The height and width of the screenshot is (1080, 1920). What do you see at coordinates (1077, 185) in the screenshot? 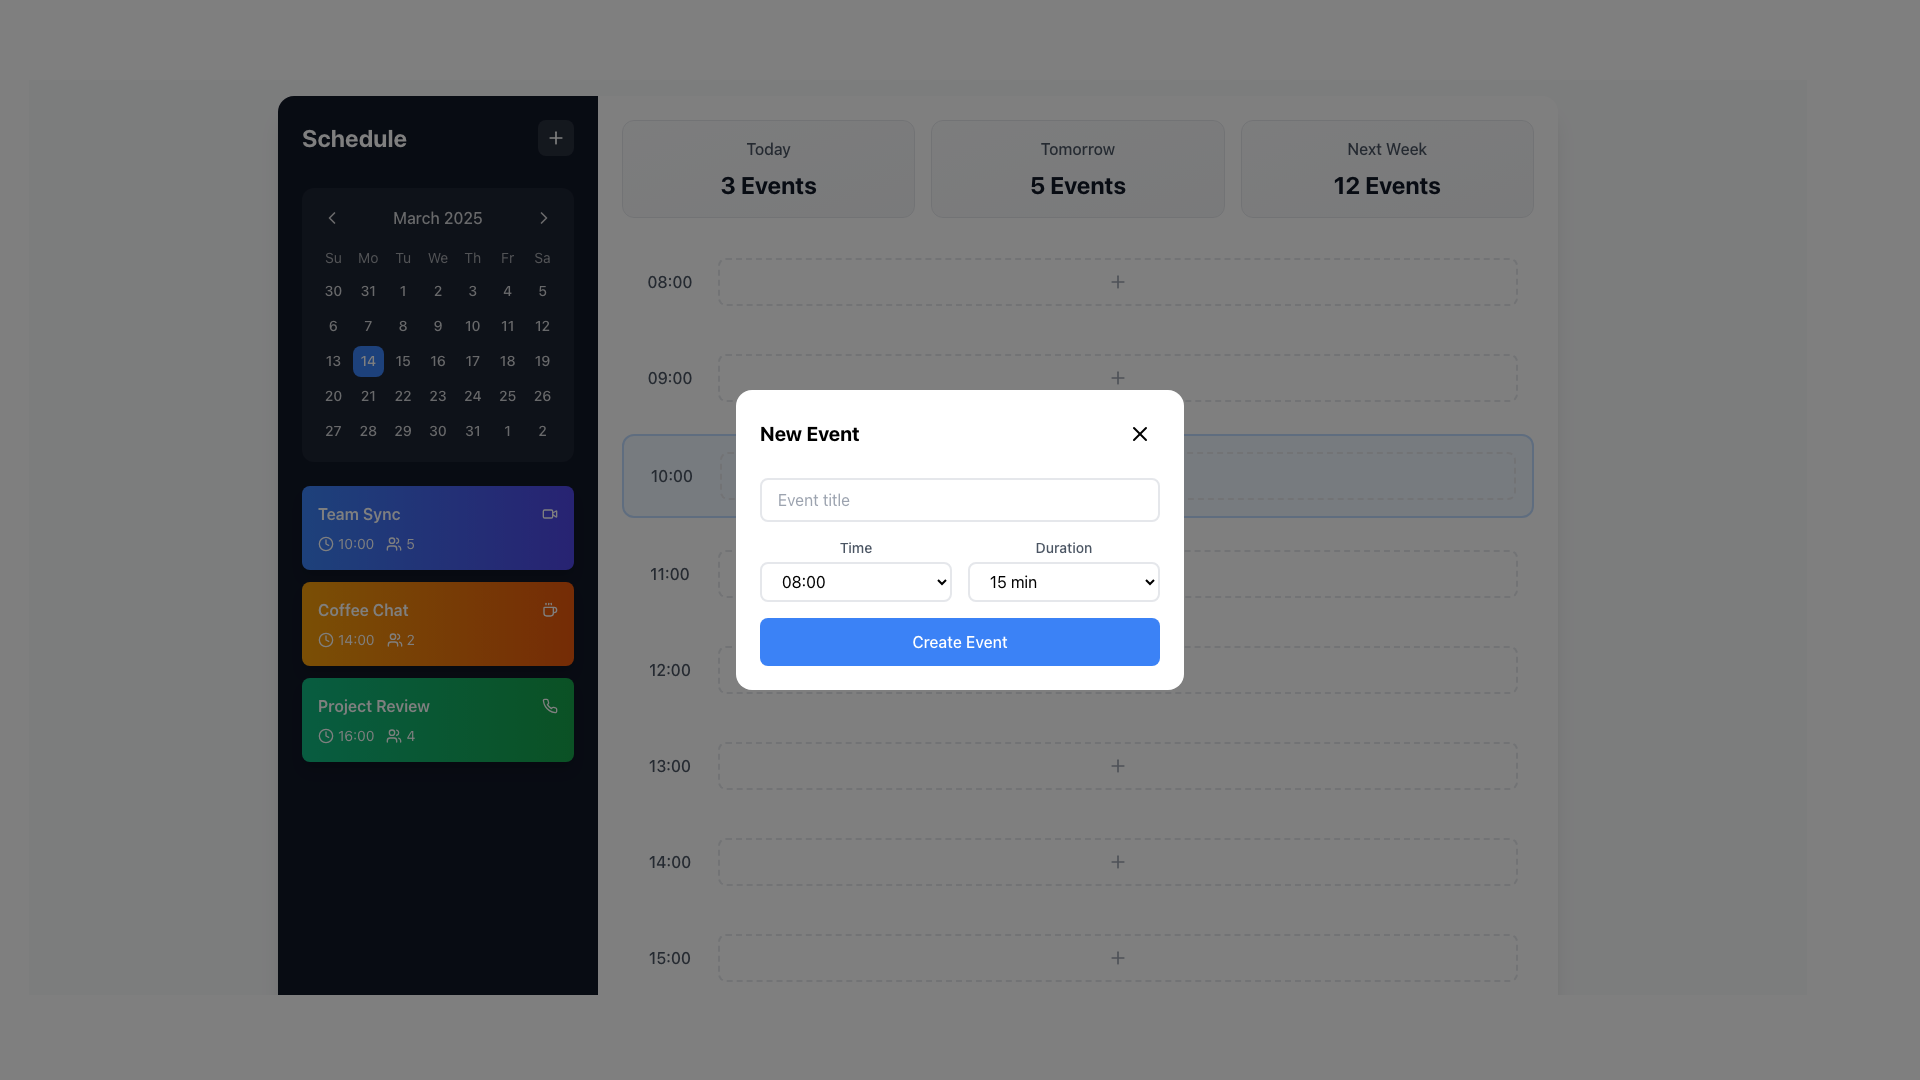
I see `the static text label displaying '5 Events' located in the second card titled 'Tomorrow', which is positioned at the top-center of the layout` at bounding box center [1077, 185].